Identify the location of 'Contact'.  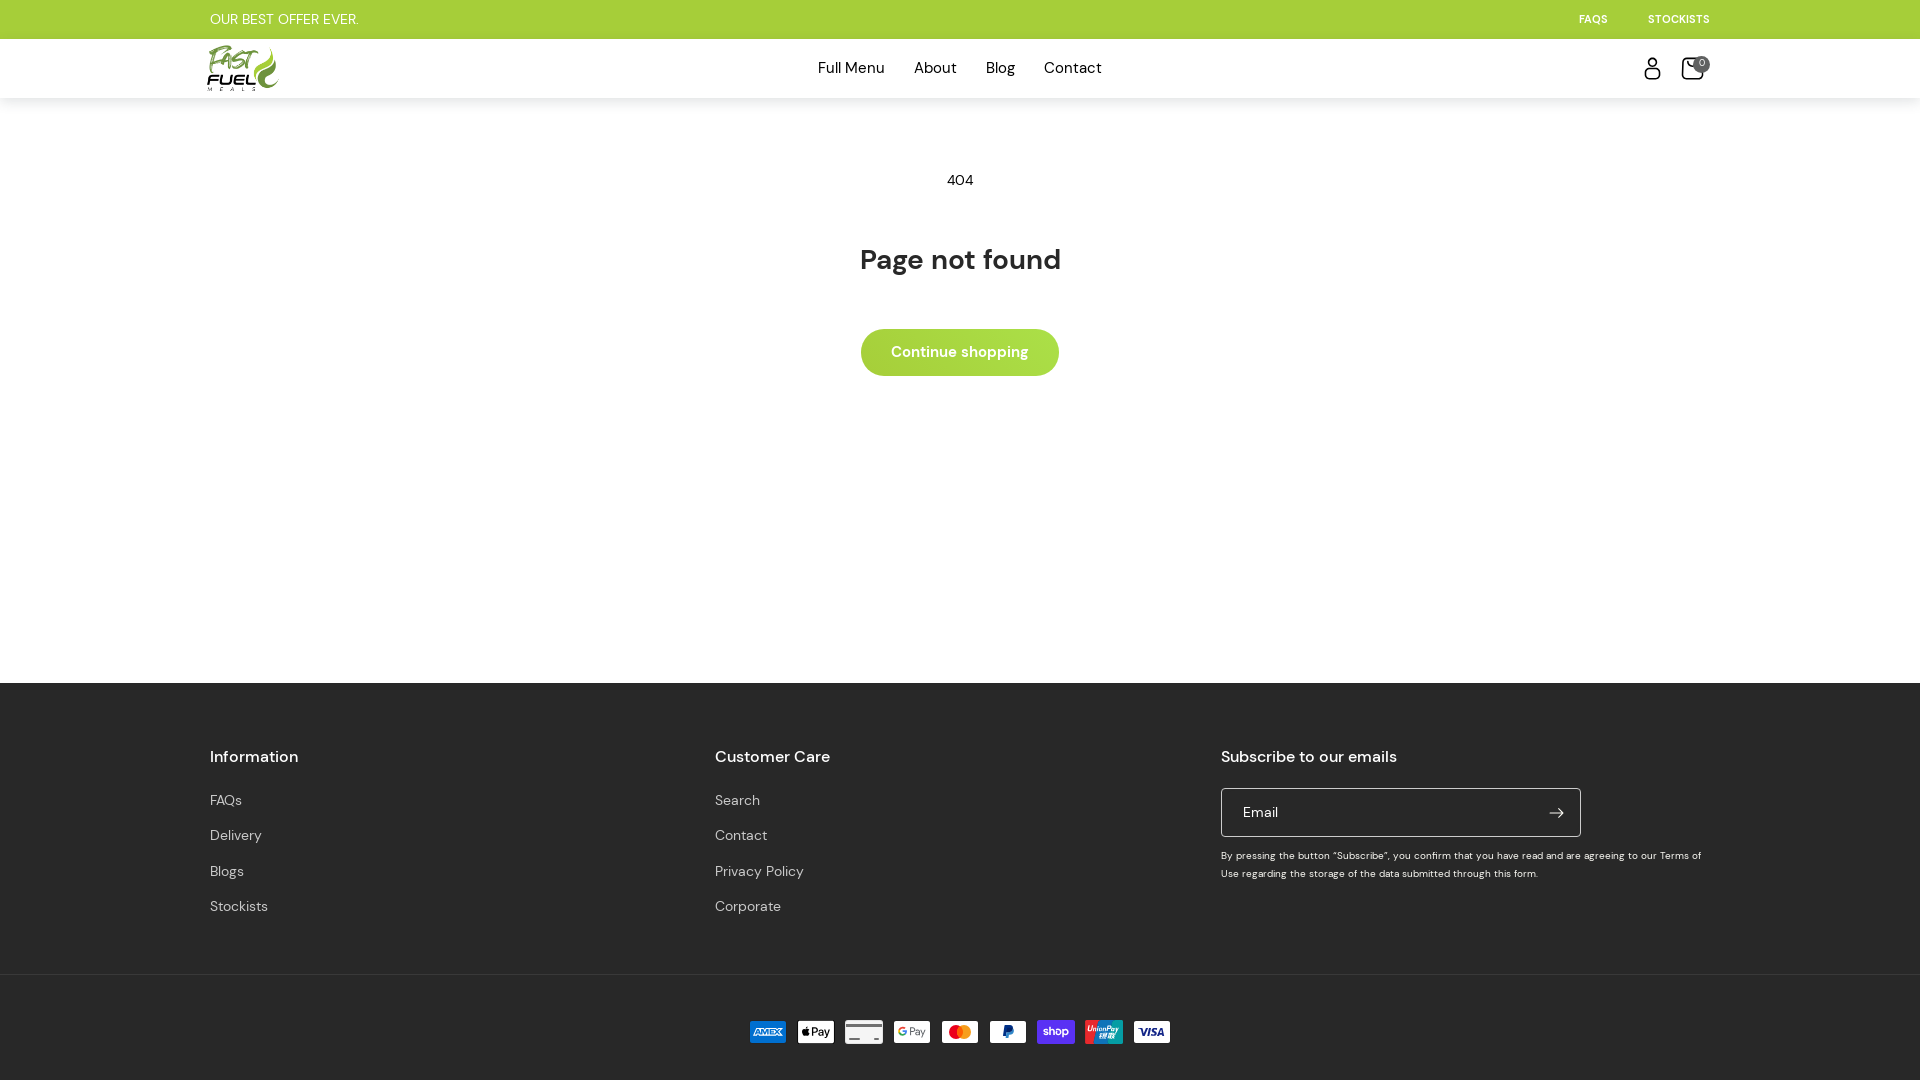
(1071, 67).